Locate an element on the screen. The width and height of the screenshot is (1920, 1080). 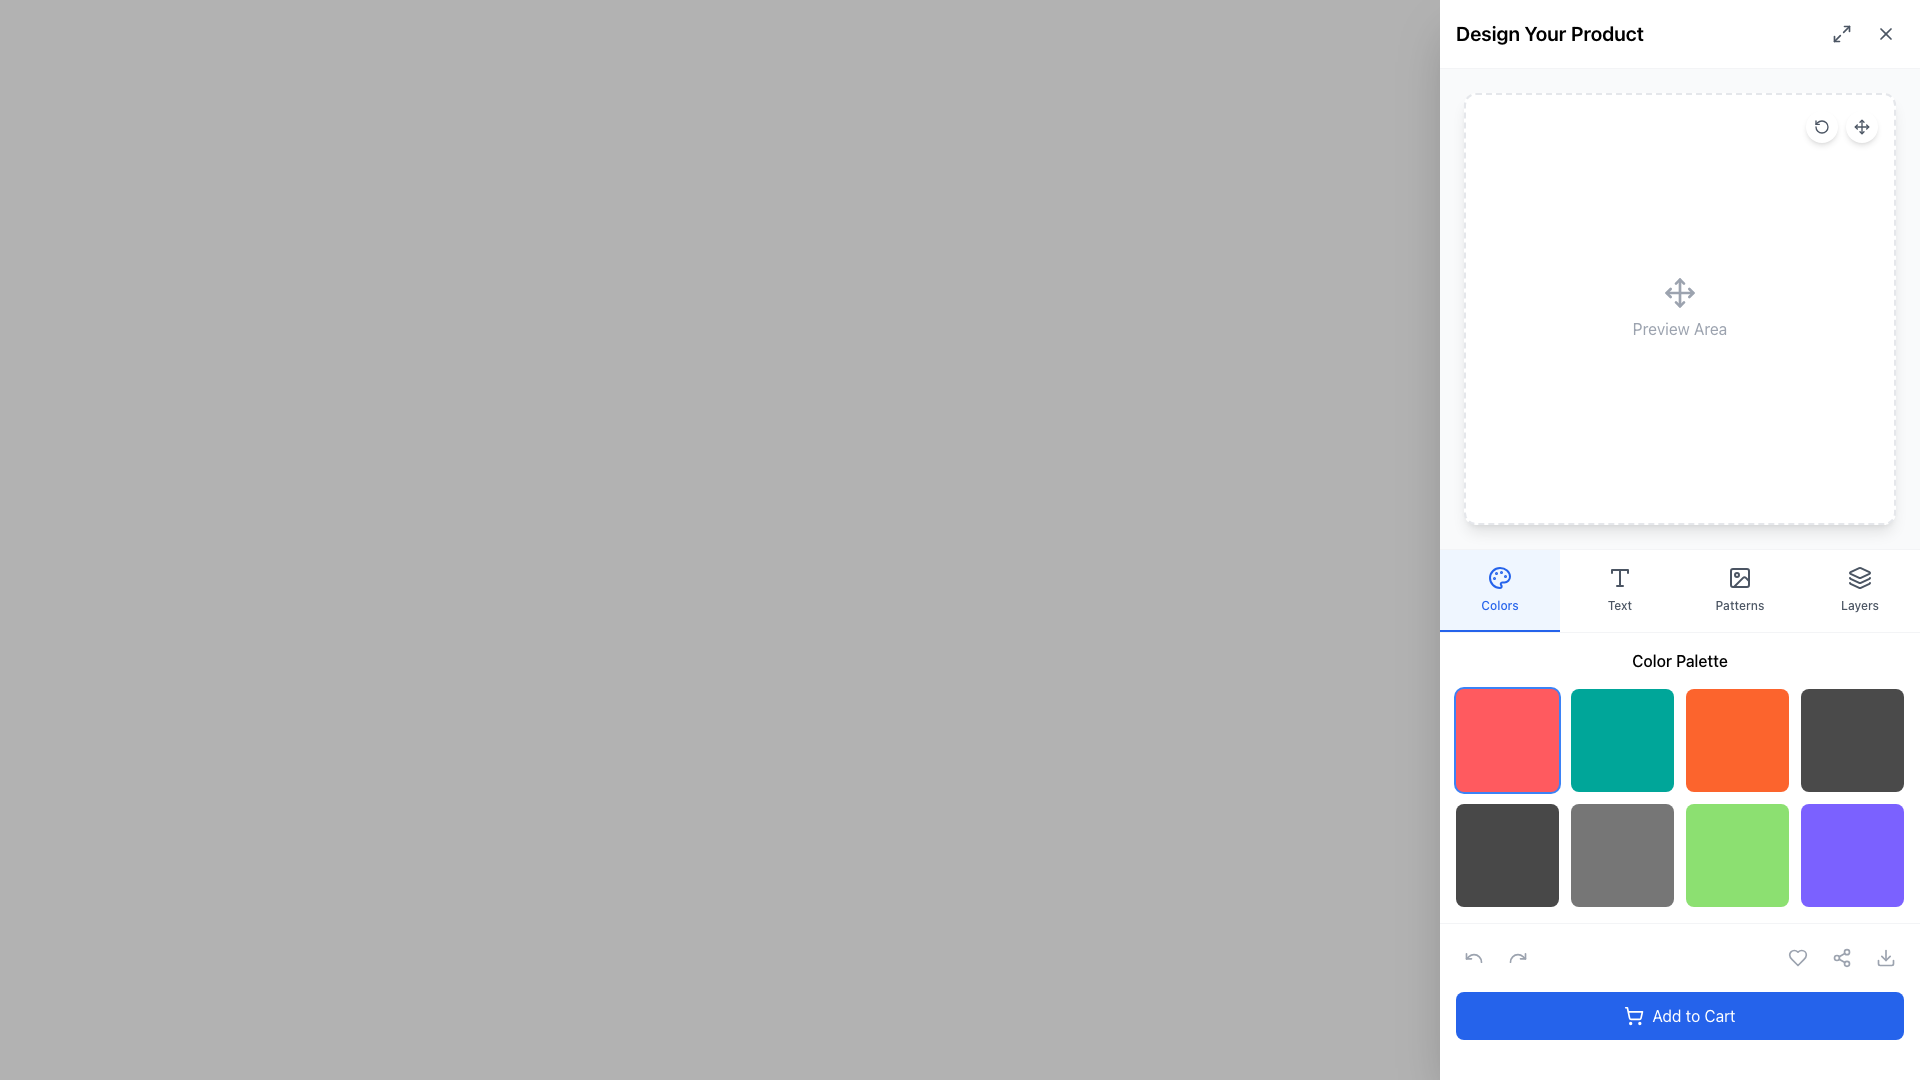
the circular palette icon with a blue outline and dotted patterns, which is part of the highlighted 'Colors' button on the leftmost position of the horizontal toolbar in the customization panel is located at coordinates (1499, 578).